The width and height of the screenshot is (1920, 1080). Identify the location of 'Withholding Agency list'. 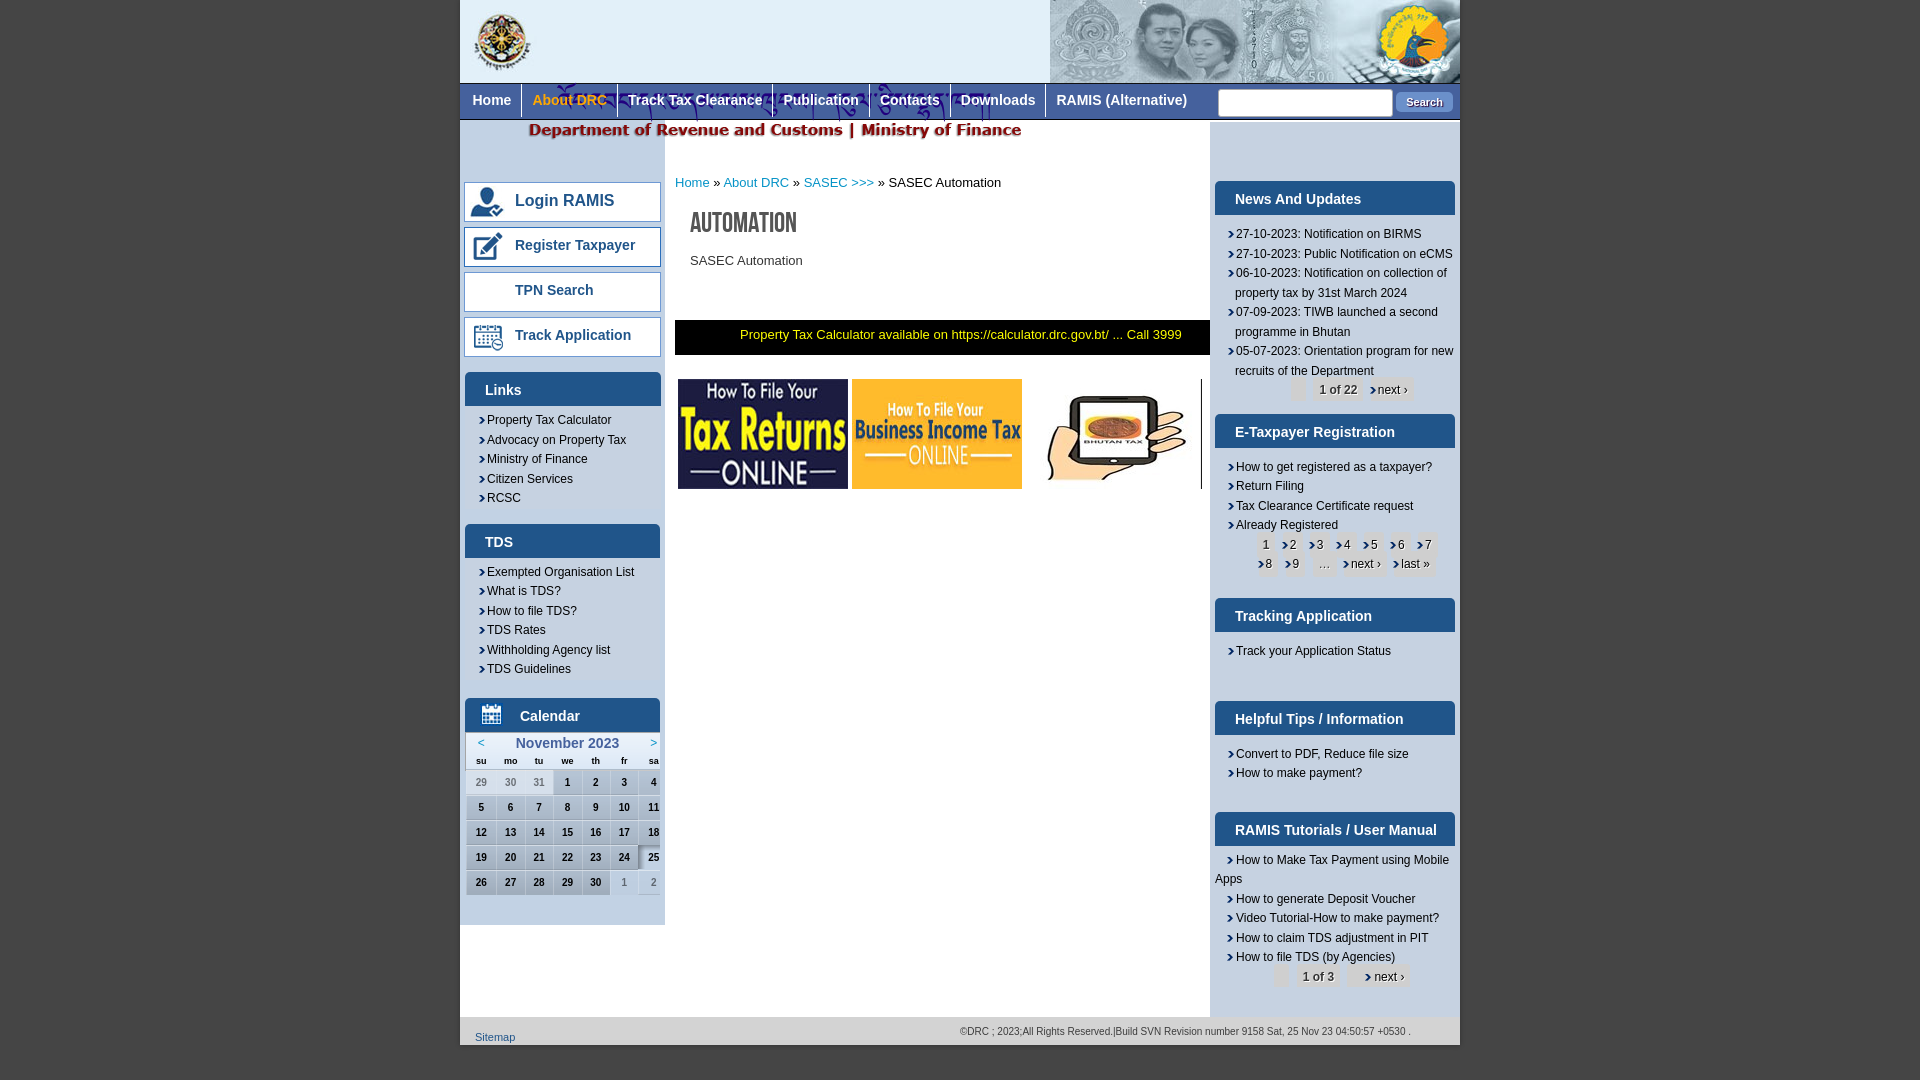
(543, 650).